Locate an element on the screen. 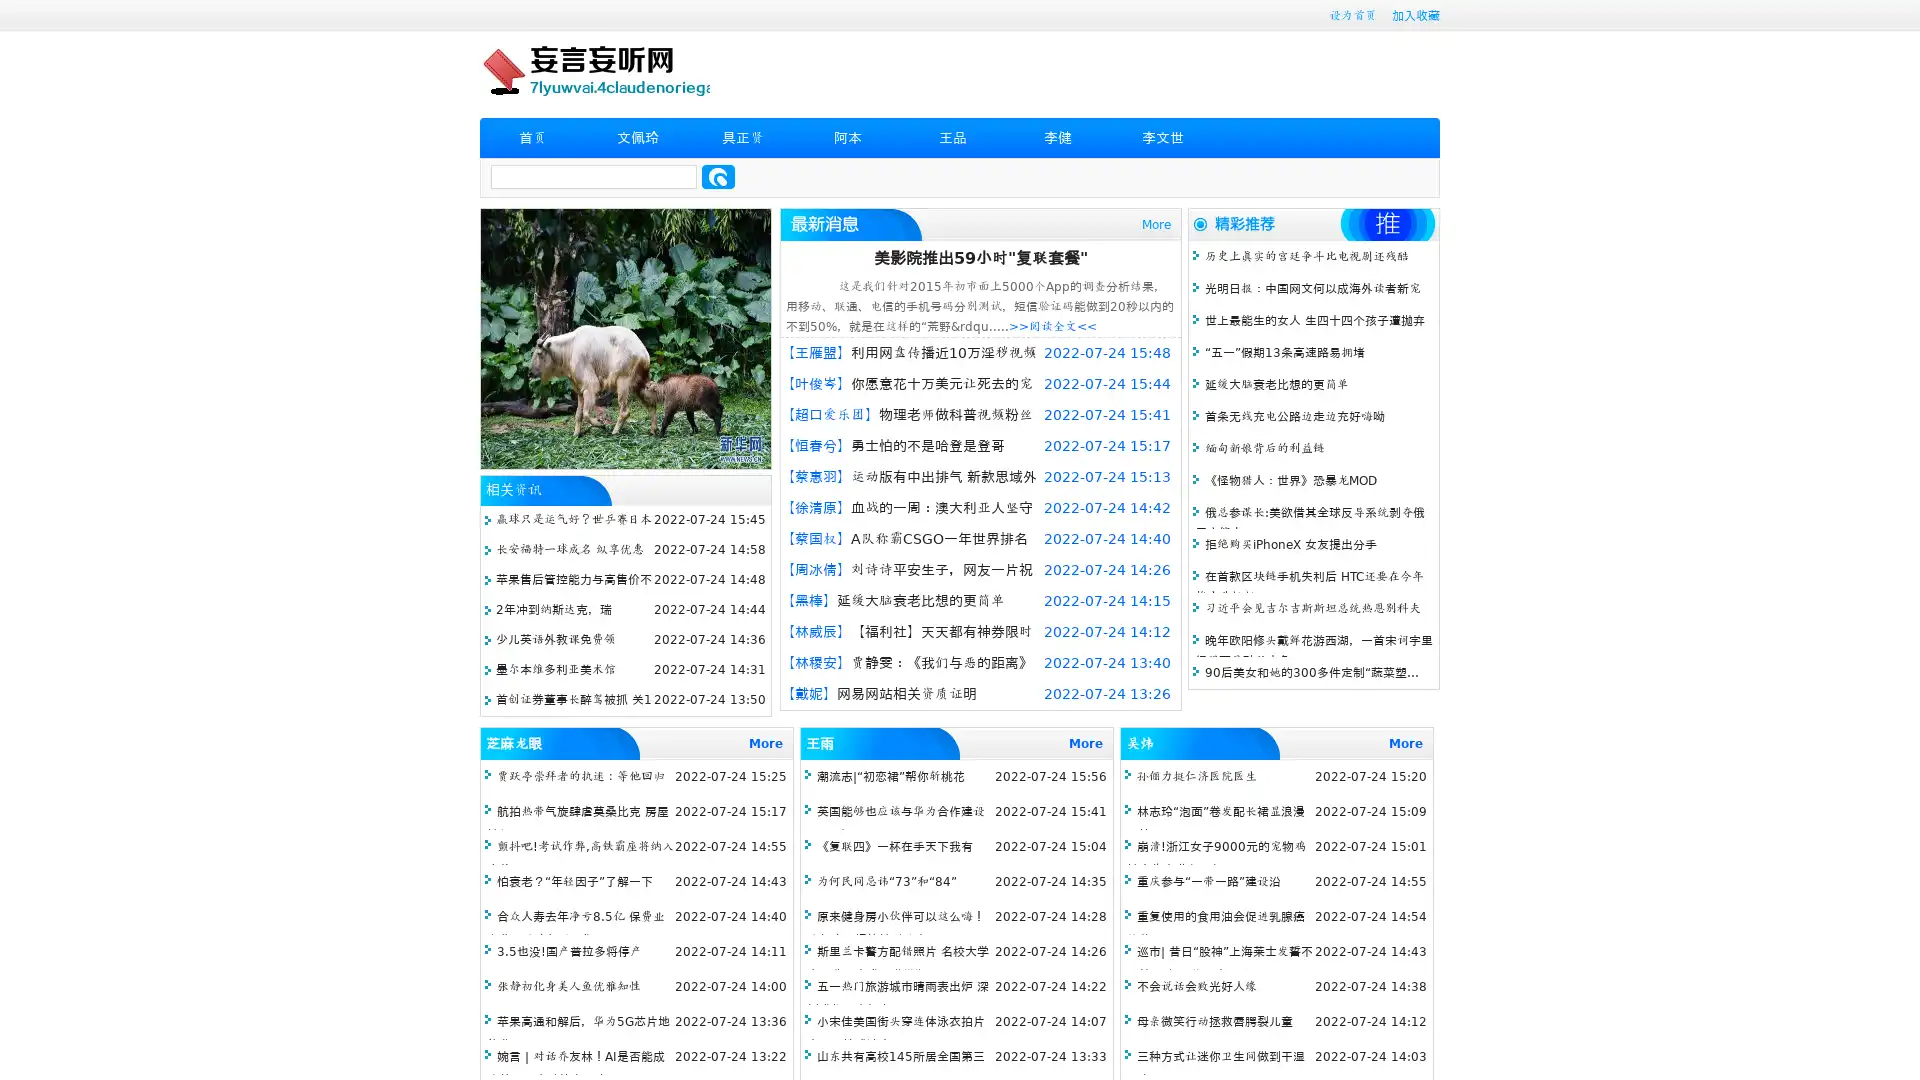 Image resolution: width=1920 pixels, height=1080 pixels. Search is located at coordinates (718, 176).